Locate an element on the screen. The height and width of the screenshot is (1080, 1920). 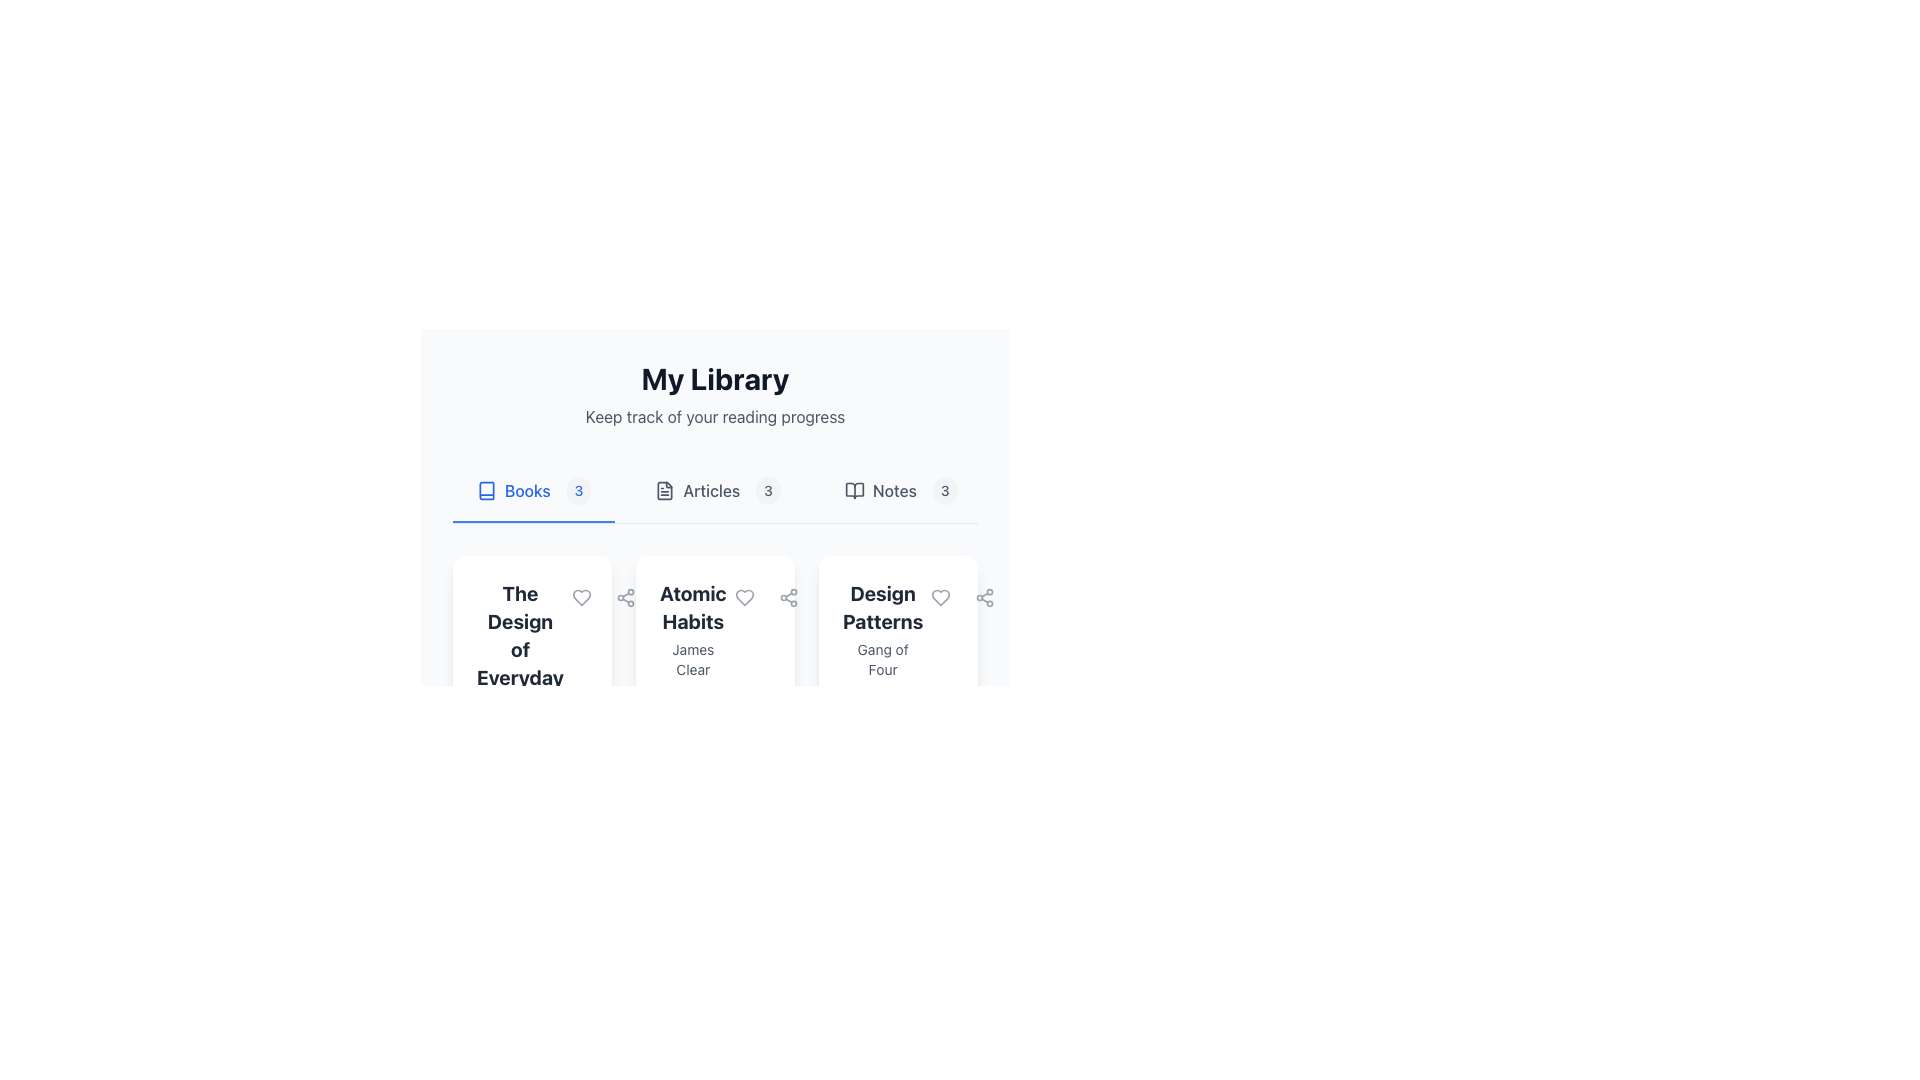
the decorative document icon within the SVG group, which has a rectangular shape with slightly rounded edges and is positioned between the 'Books' and 'Notes' tab indicators is located at coordinates (665, 490).